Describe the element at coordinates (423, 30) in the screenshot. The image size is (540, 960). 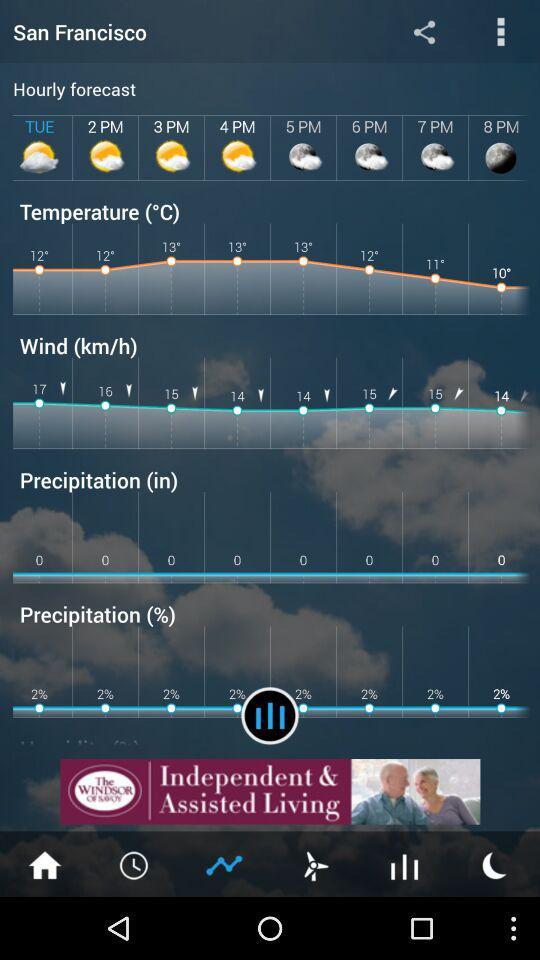
I see `shows the share option` at that location.